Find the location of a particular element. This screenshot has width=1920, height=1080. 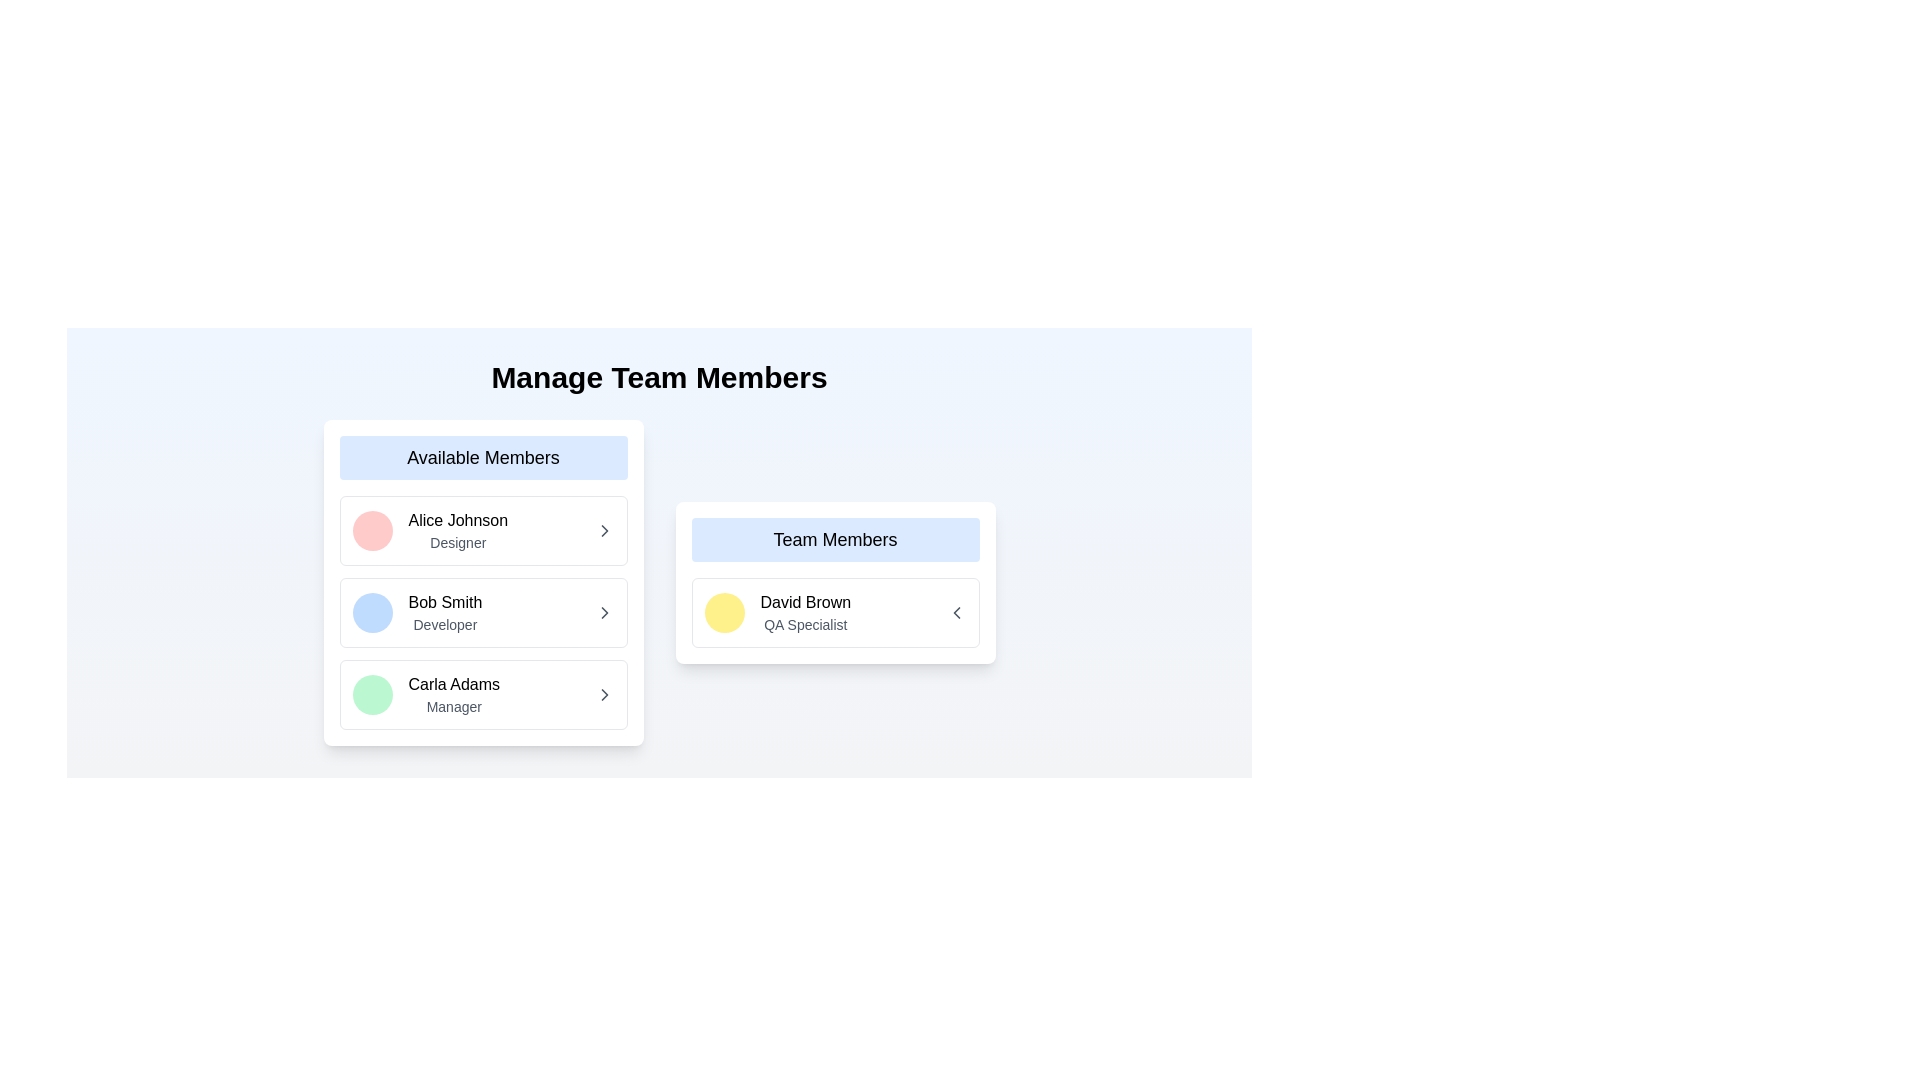

the text element displaying 'Bob Smith' and 'Developer' is located at coordinates (444, 612).